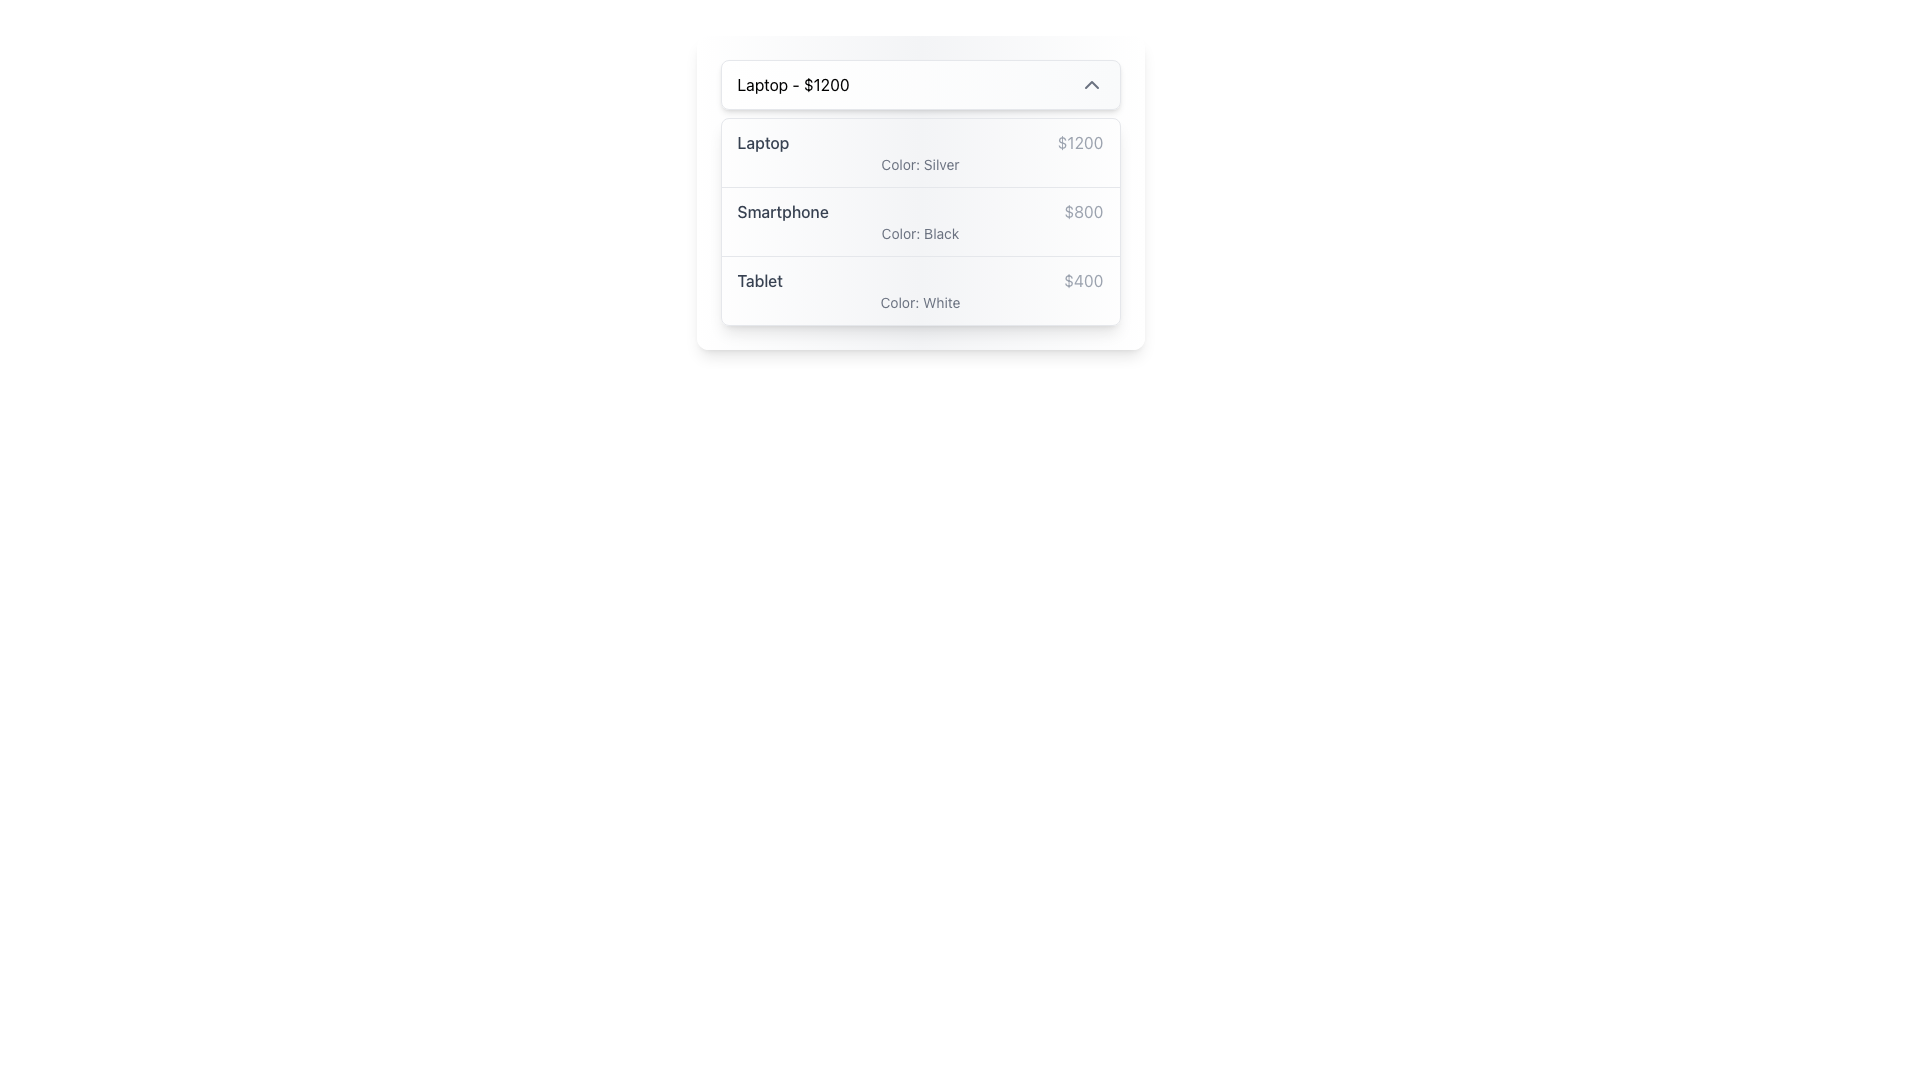  What do you see at coordinates (919, 233) in the screenshot?
I see `additional information text element about the color property of the 'Smartphone' item, located below the main item description and price` at bounding box center [919, 233].